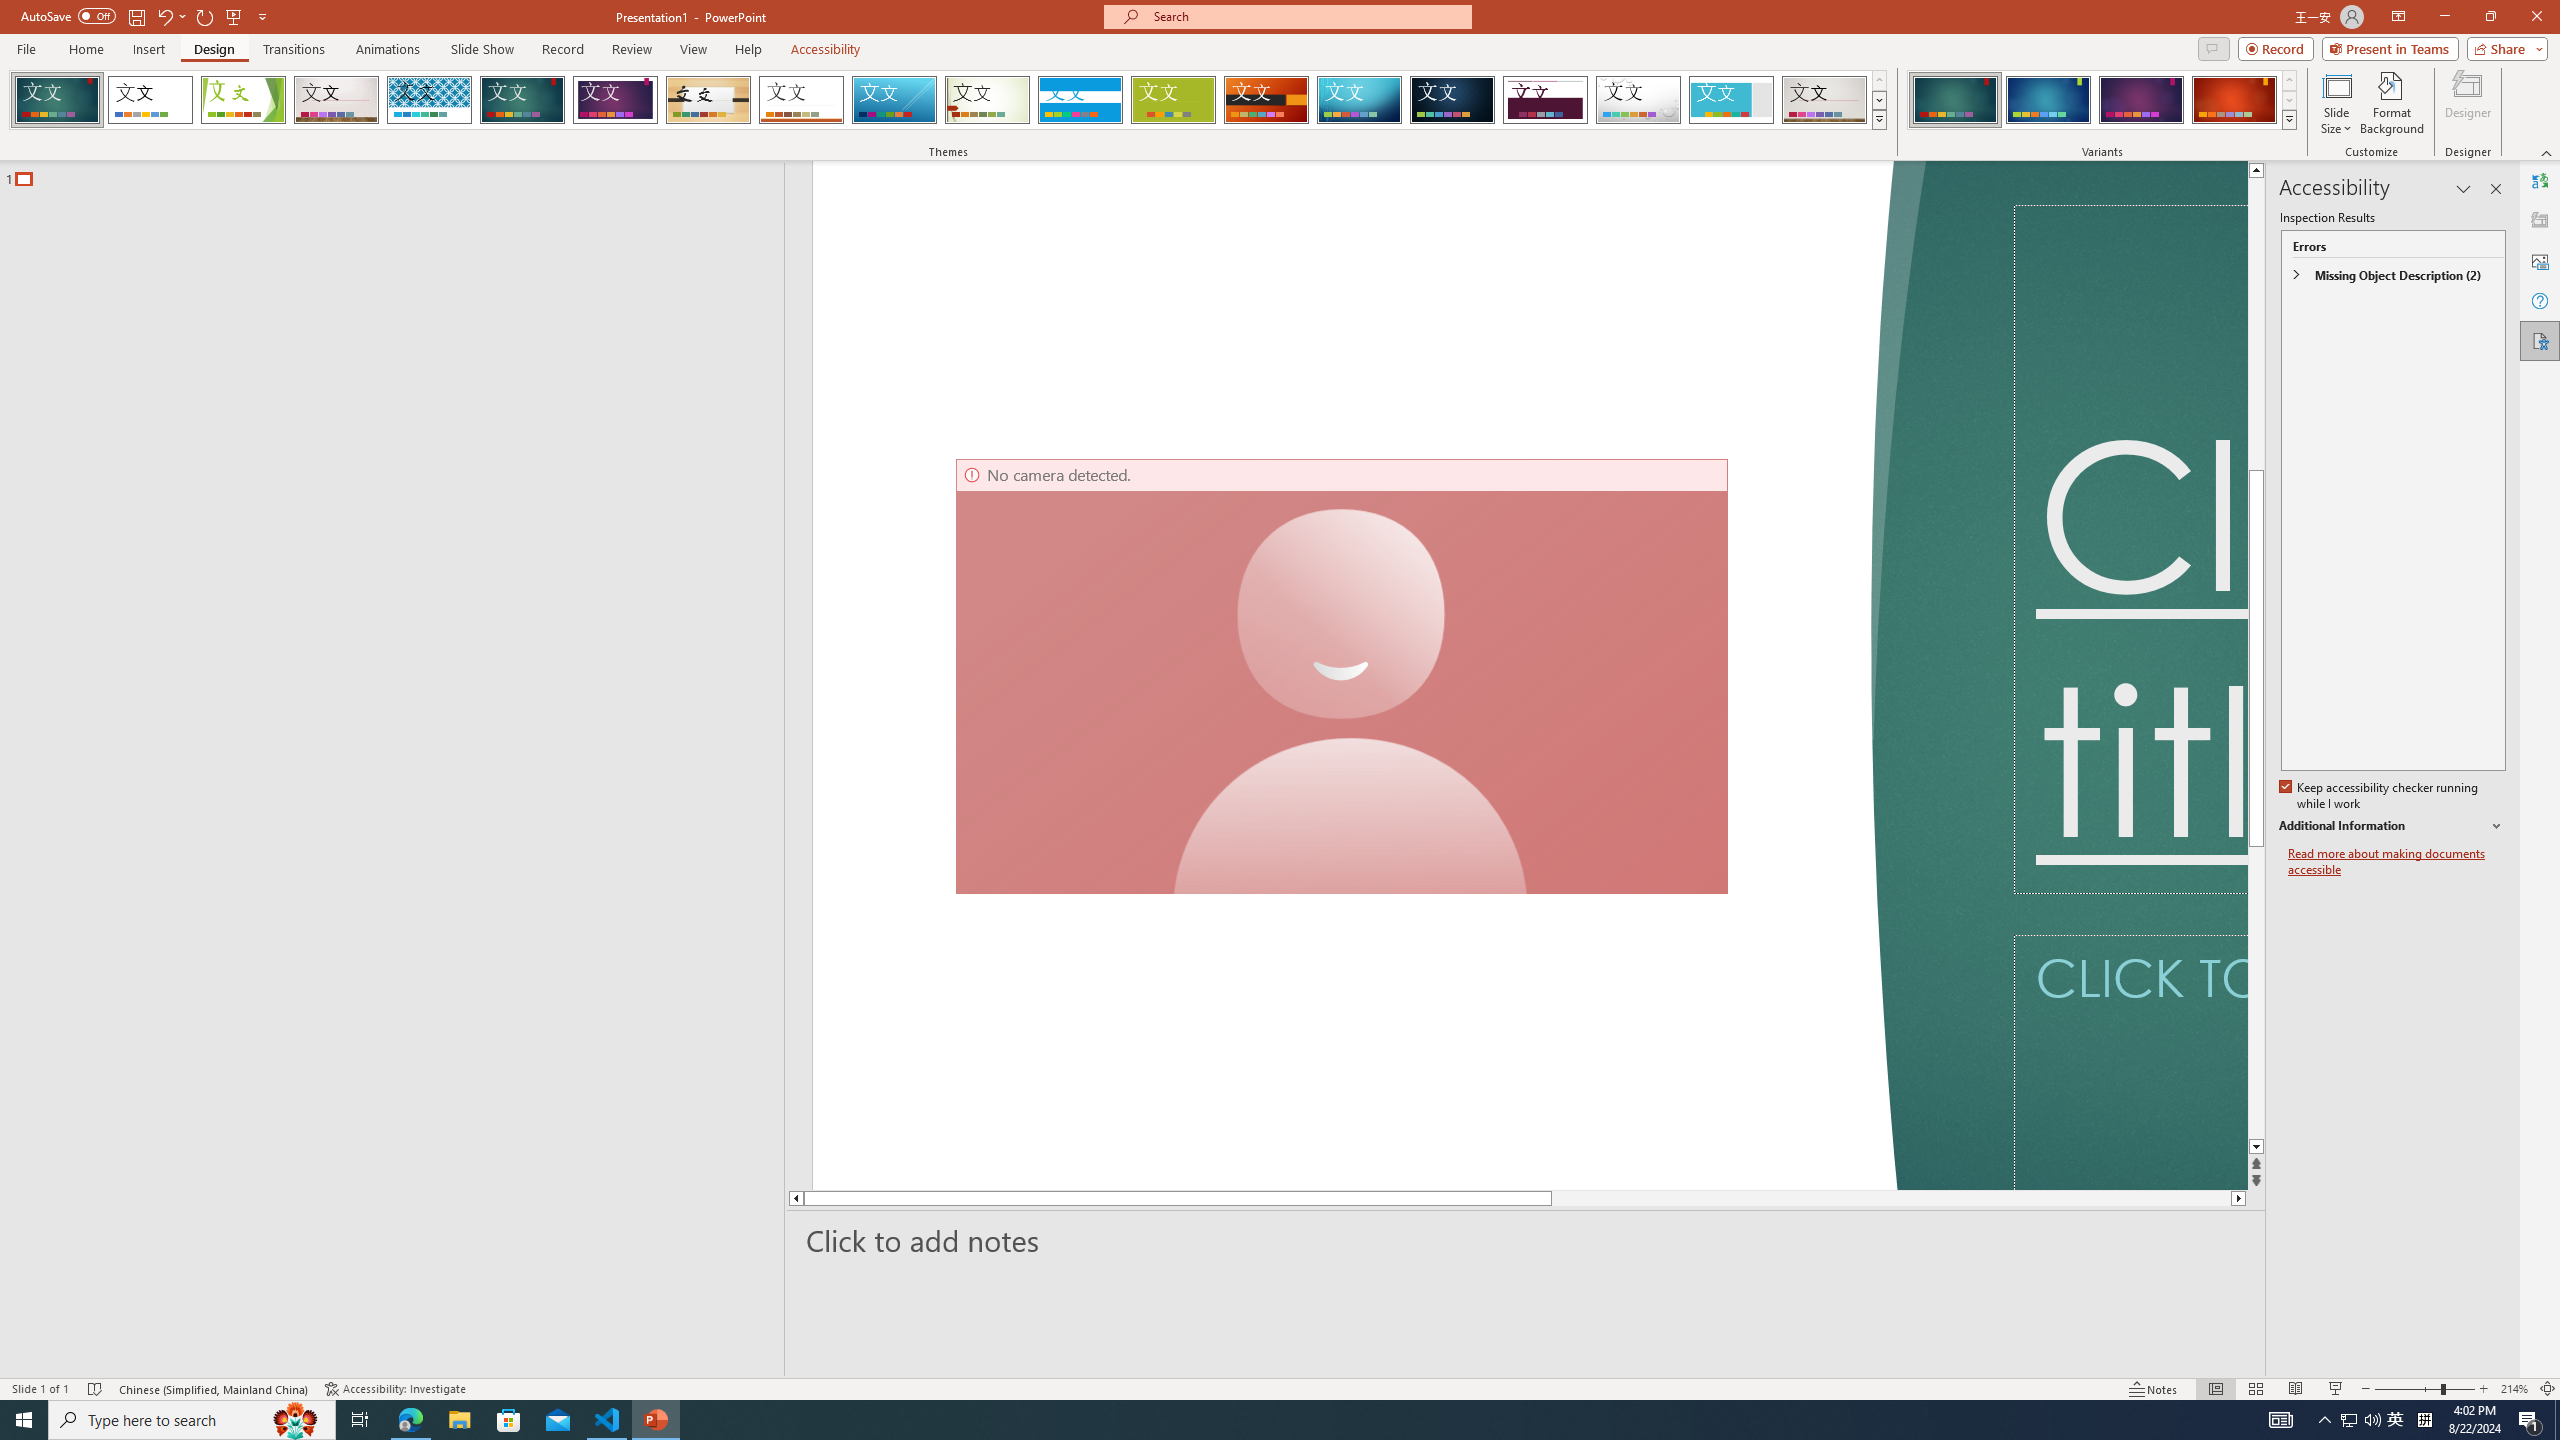  I want to click on 'Zoom 214%', so click(2515, 1389).